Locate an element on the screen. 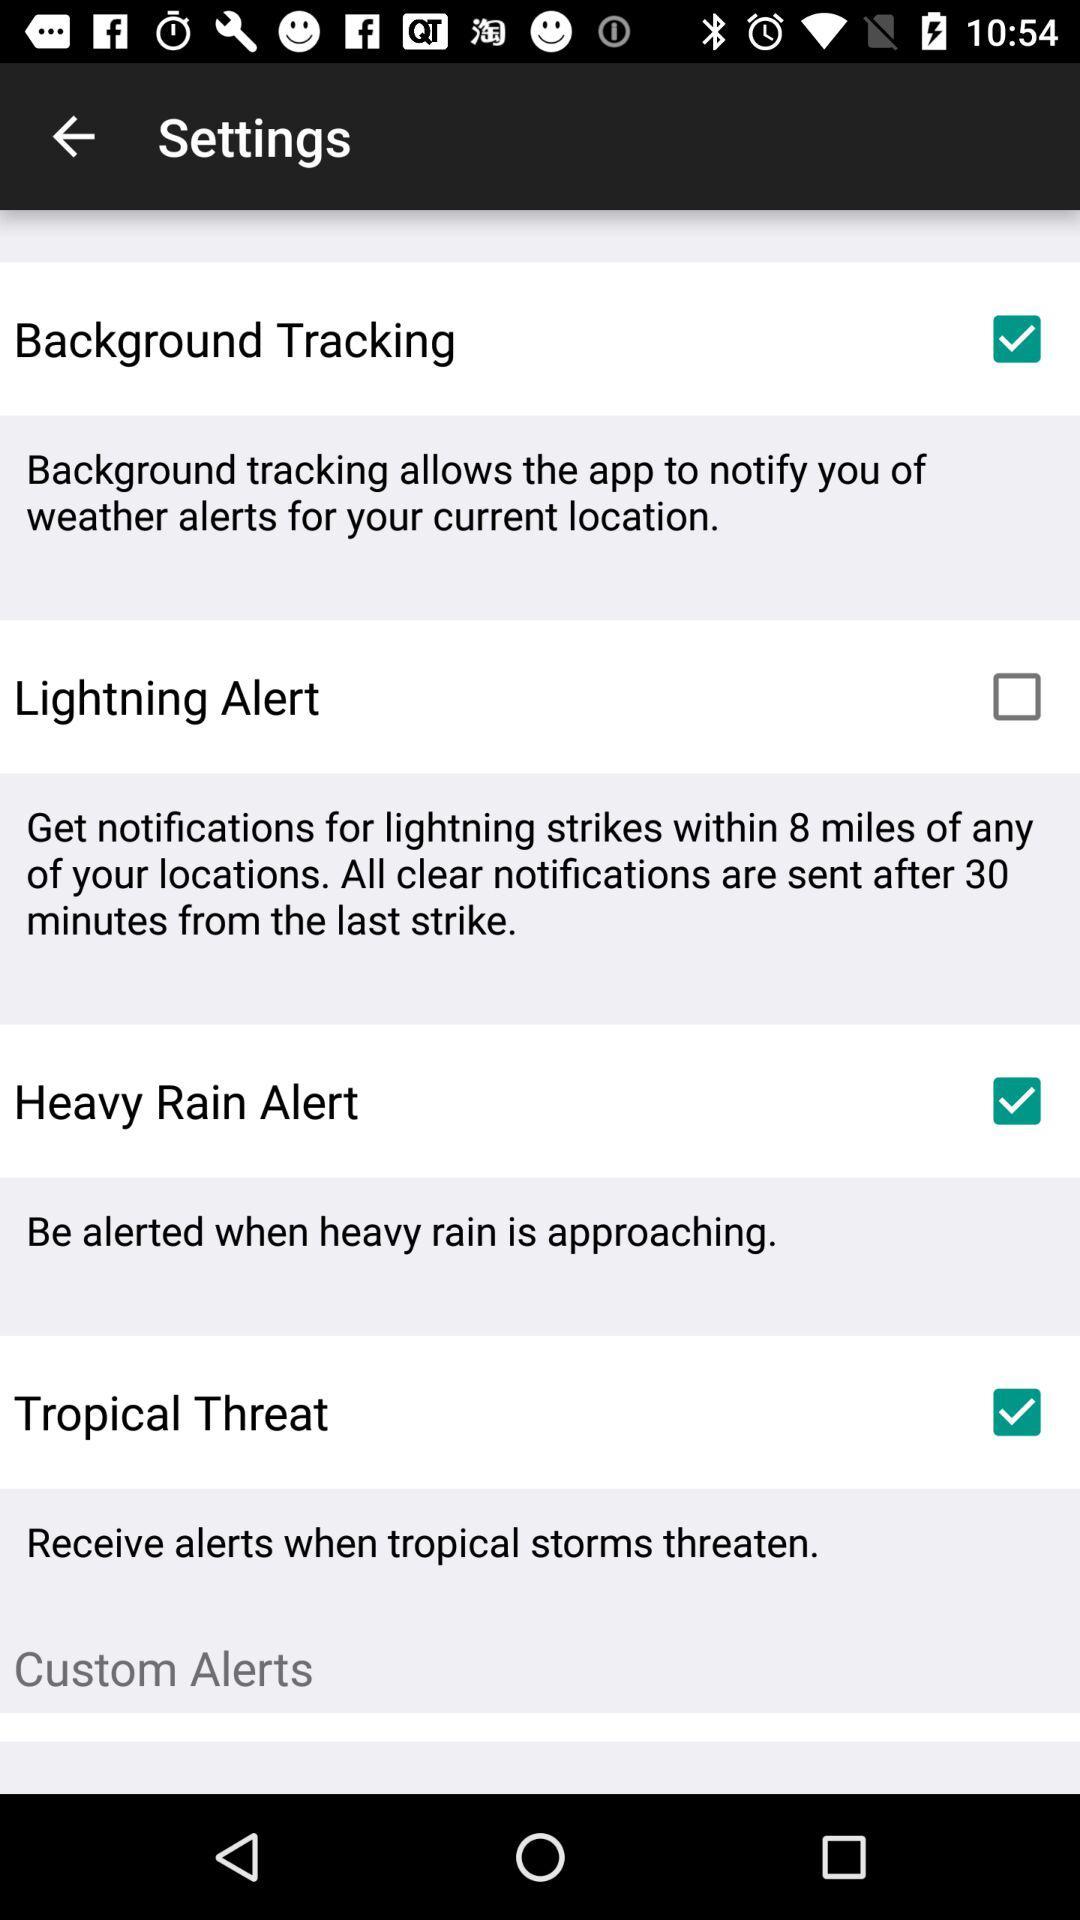  the item above tropical threat is located at coordinates (401, 1229).